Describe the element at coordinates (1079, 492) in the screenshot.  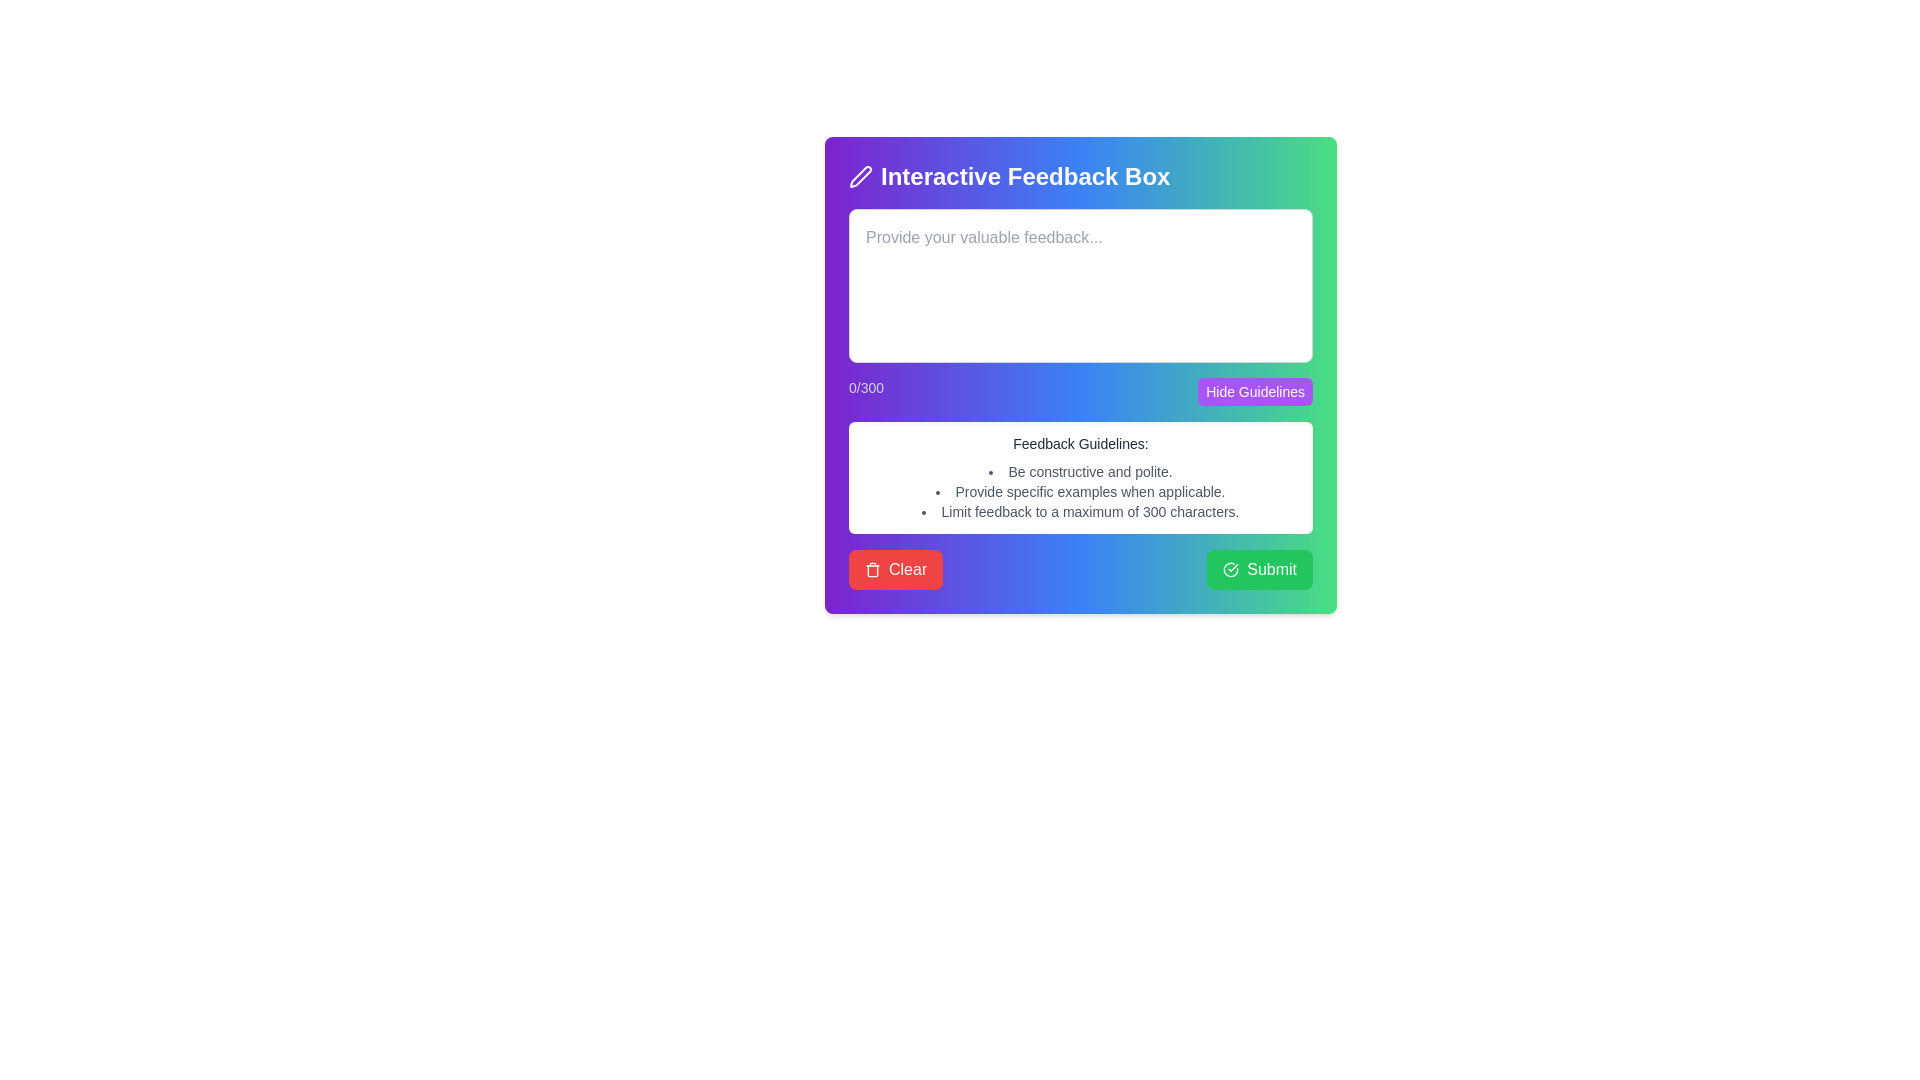
I see `the static text that reads 'Provide specific examples when applicable,' which is the second item in the feedback guidelines list` at that location.